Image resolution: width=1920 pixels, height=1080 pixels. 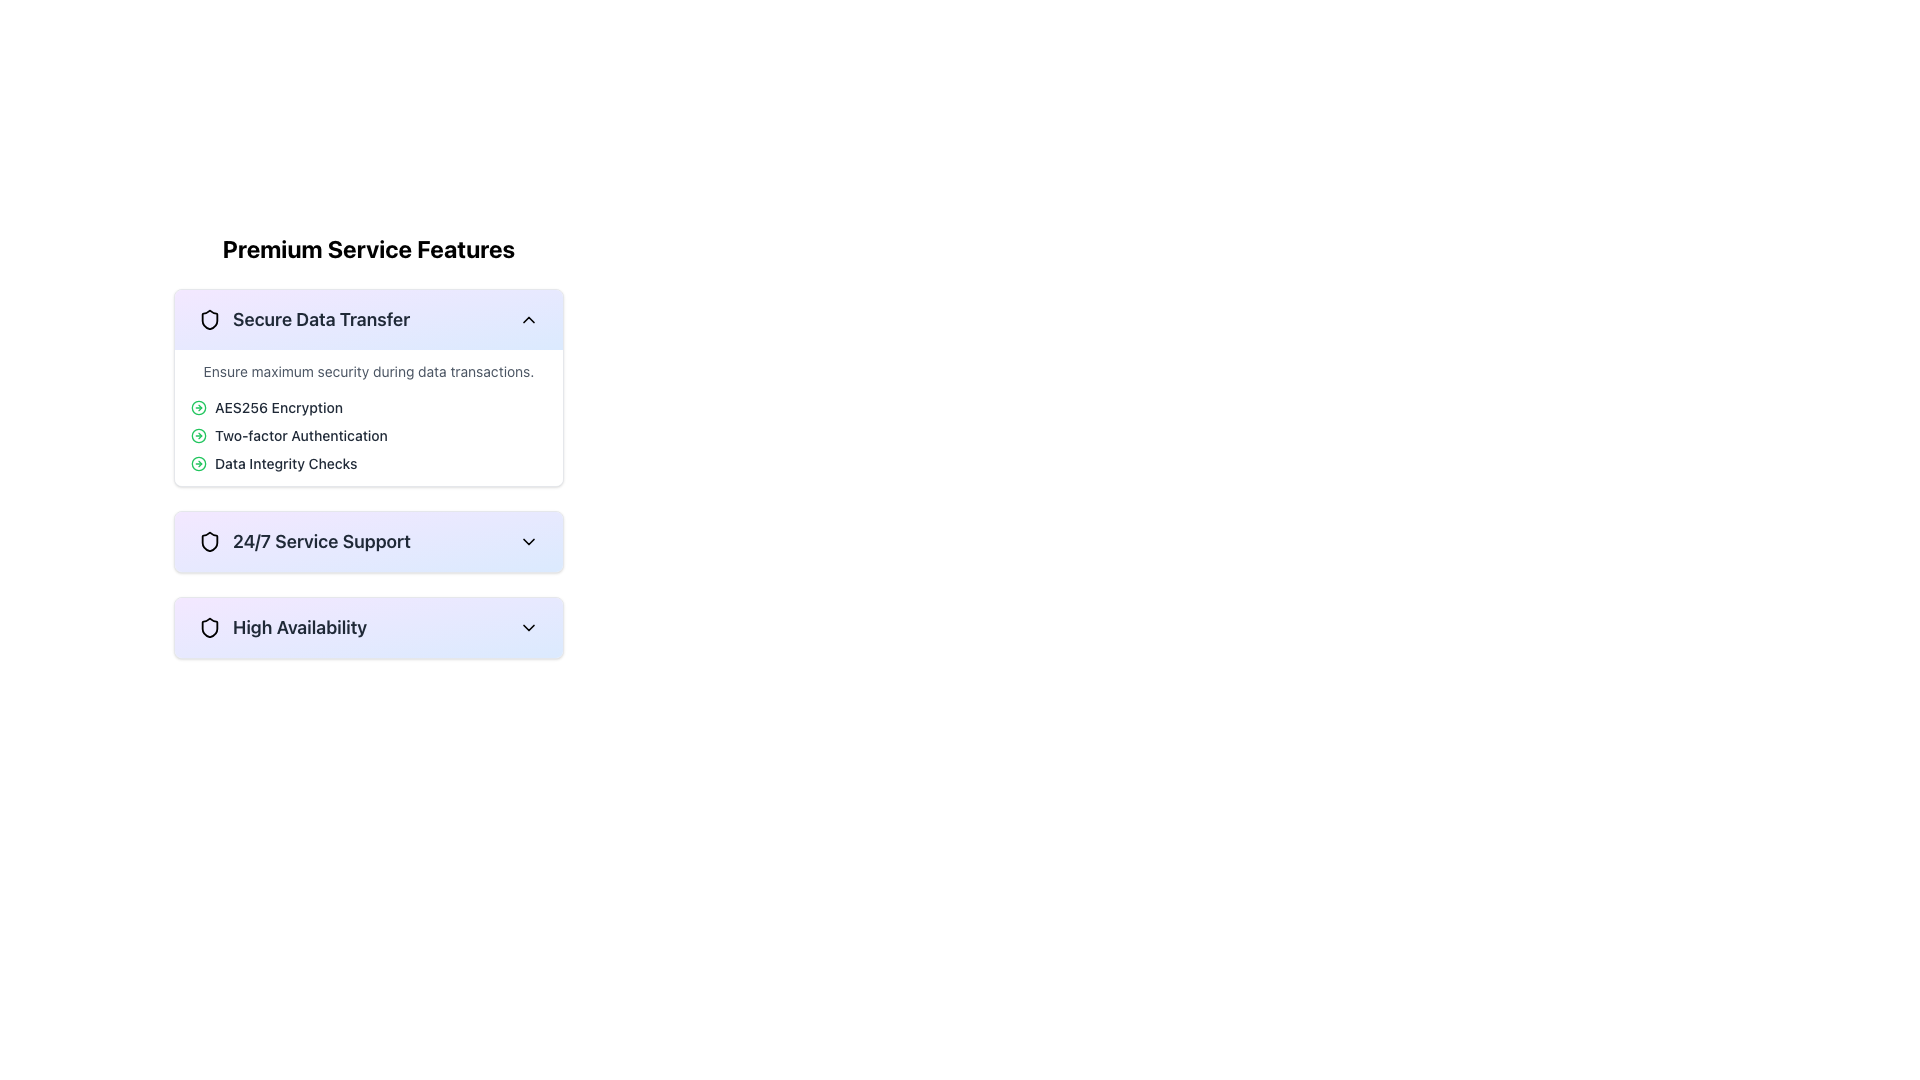 What do you see at coordinates (198, 407) in the screenshot?
I see `the small, circular green arrow icon pointing to the right next to the text 'AES256 Encryption'` at bounding box center [198, 407].